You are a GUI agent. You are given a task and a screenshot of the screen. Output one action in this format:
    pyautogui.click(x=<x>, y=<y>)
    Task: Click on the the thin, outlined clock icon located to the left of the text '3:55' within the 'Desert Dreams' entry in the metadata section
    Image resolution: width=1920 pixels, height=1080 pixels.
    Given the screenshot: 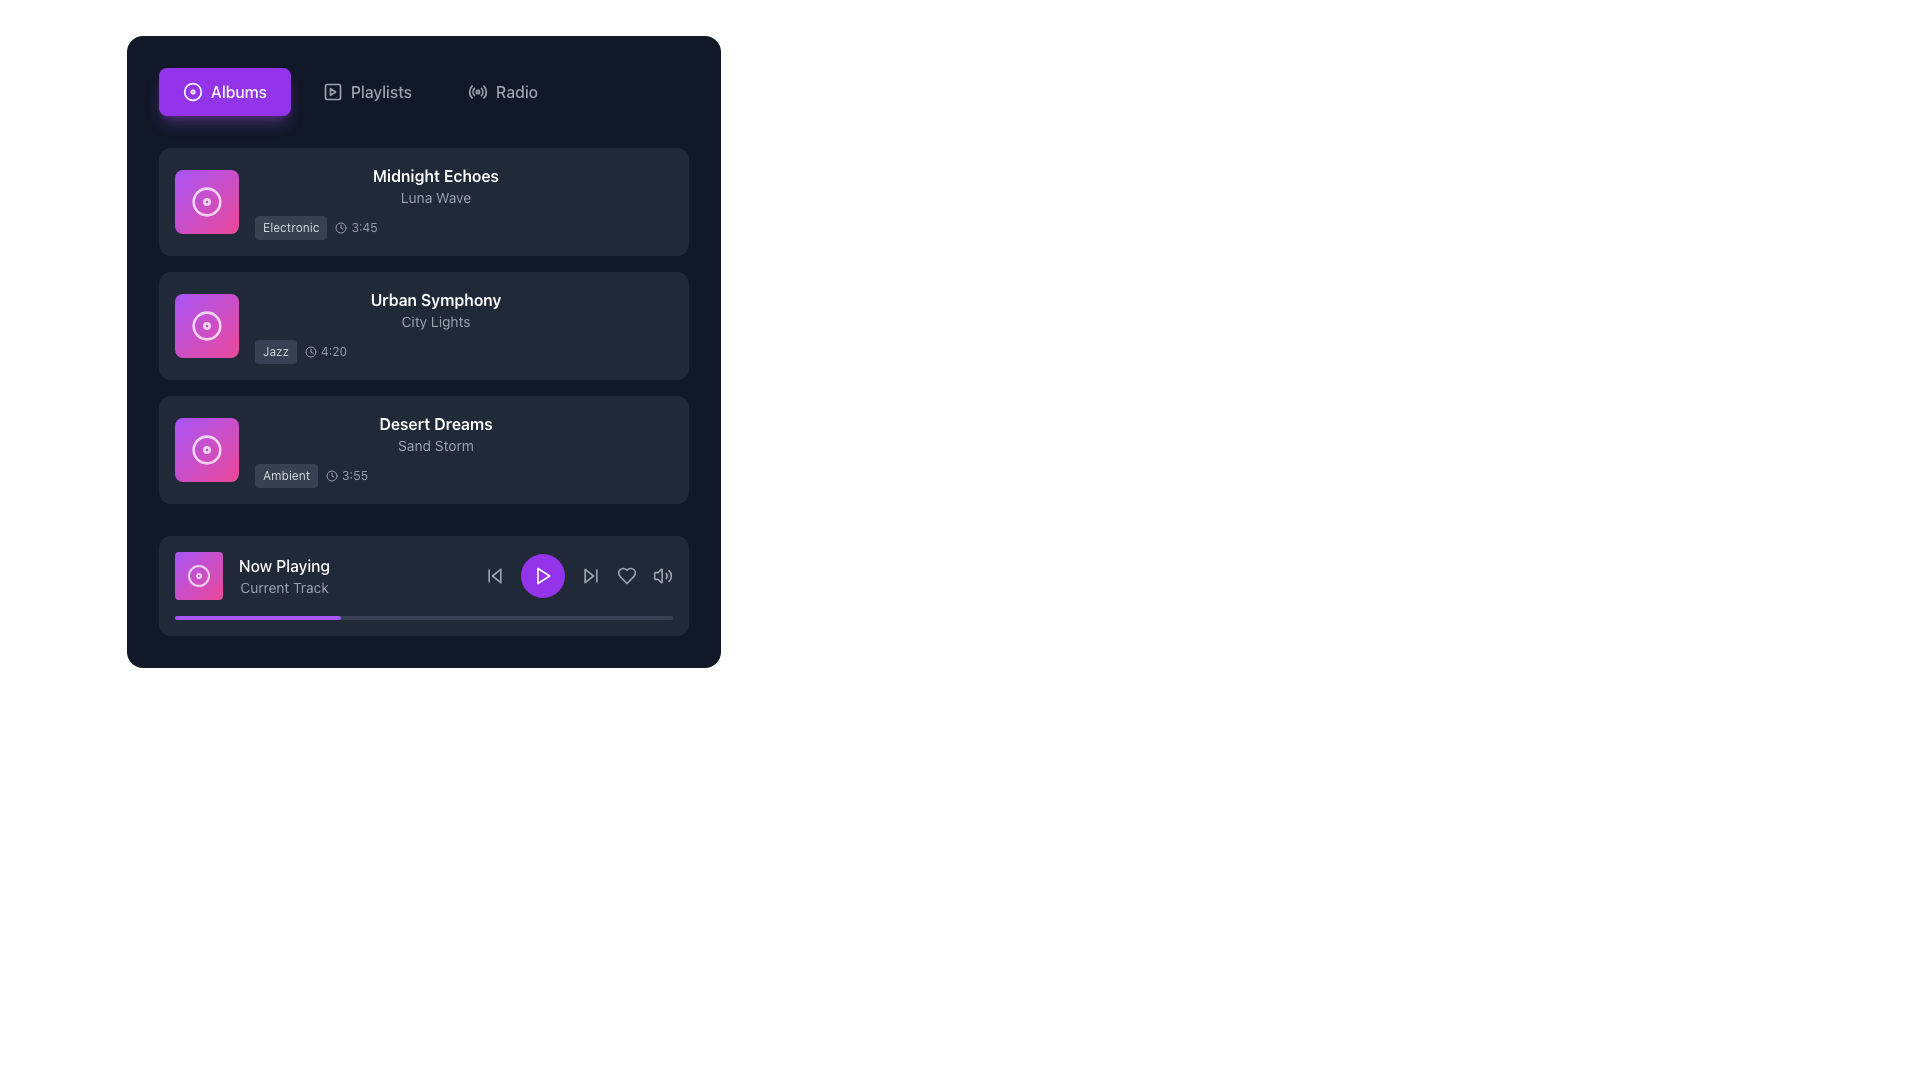 What is the action you would take?
    pyautogui.click(x=332, y=475)
    